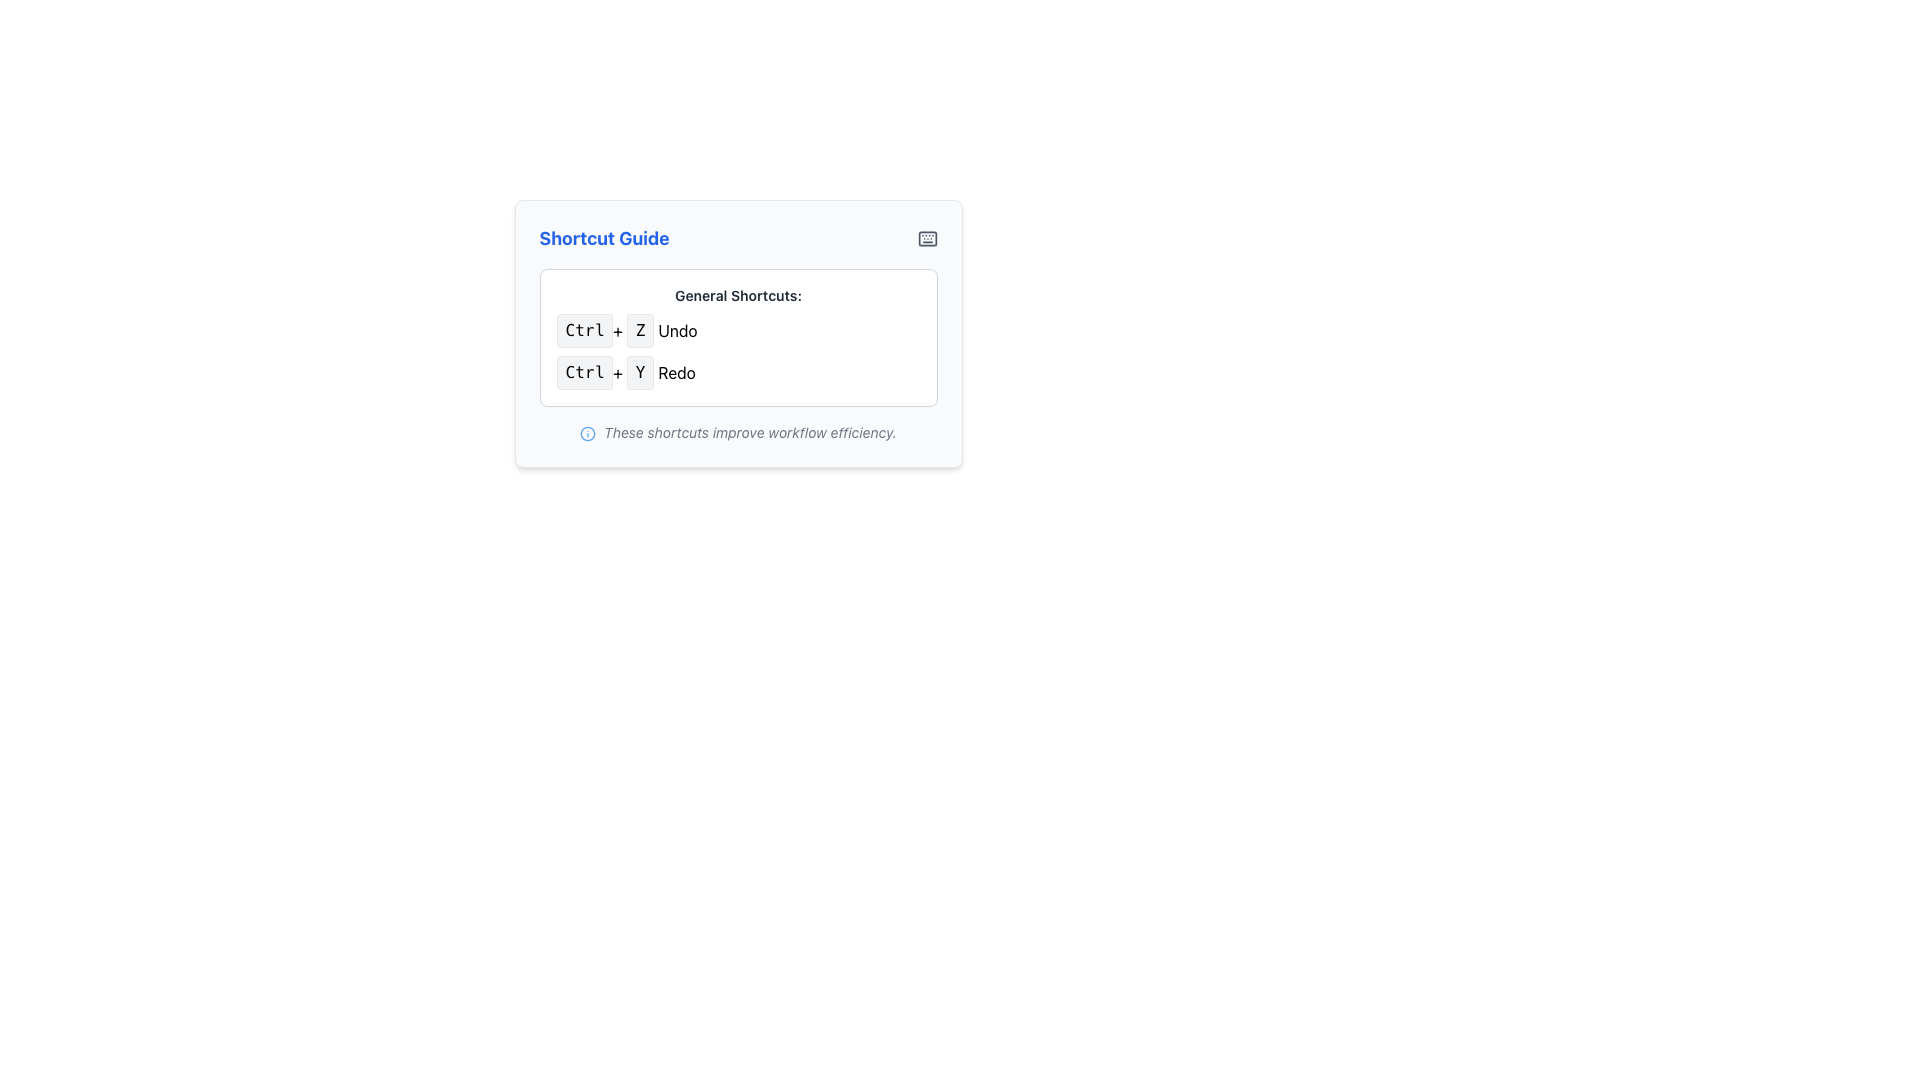 Image resolution: width=1920 pixels, height=1080 pixels. I want to click on the button-like component displaying the text 'Ctrl', so click(583, 330).